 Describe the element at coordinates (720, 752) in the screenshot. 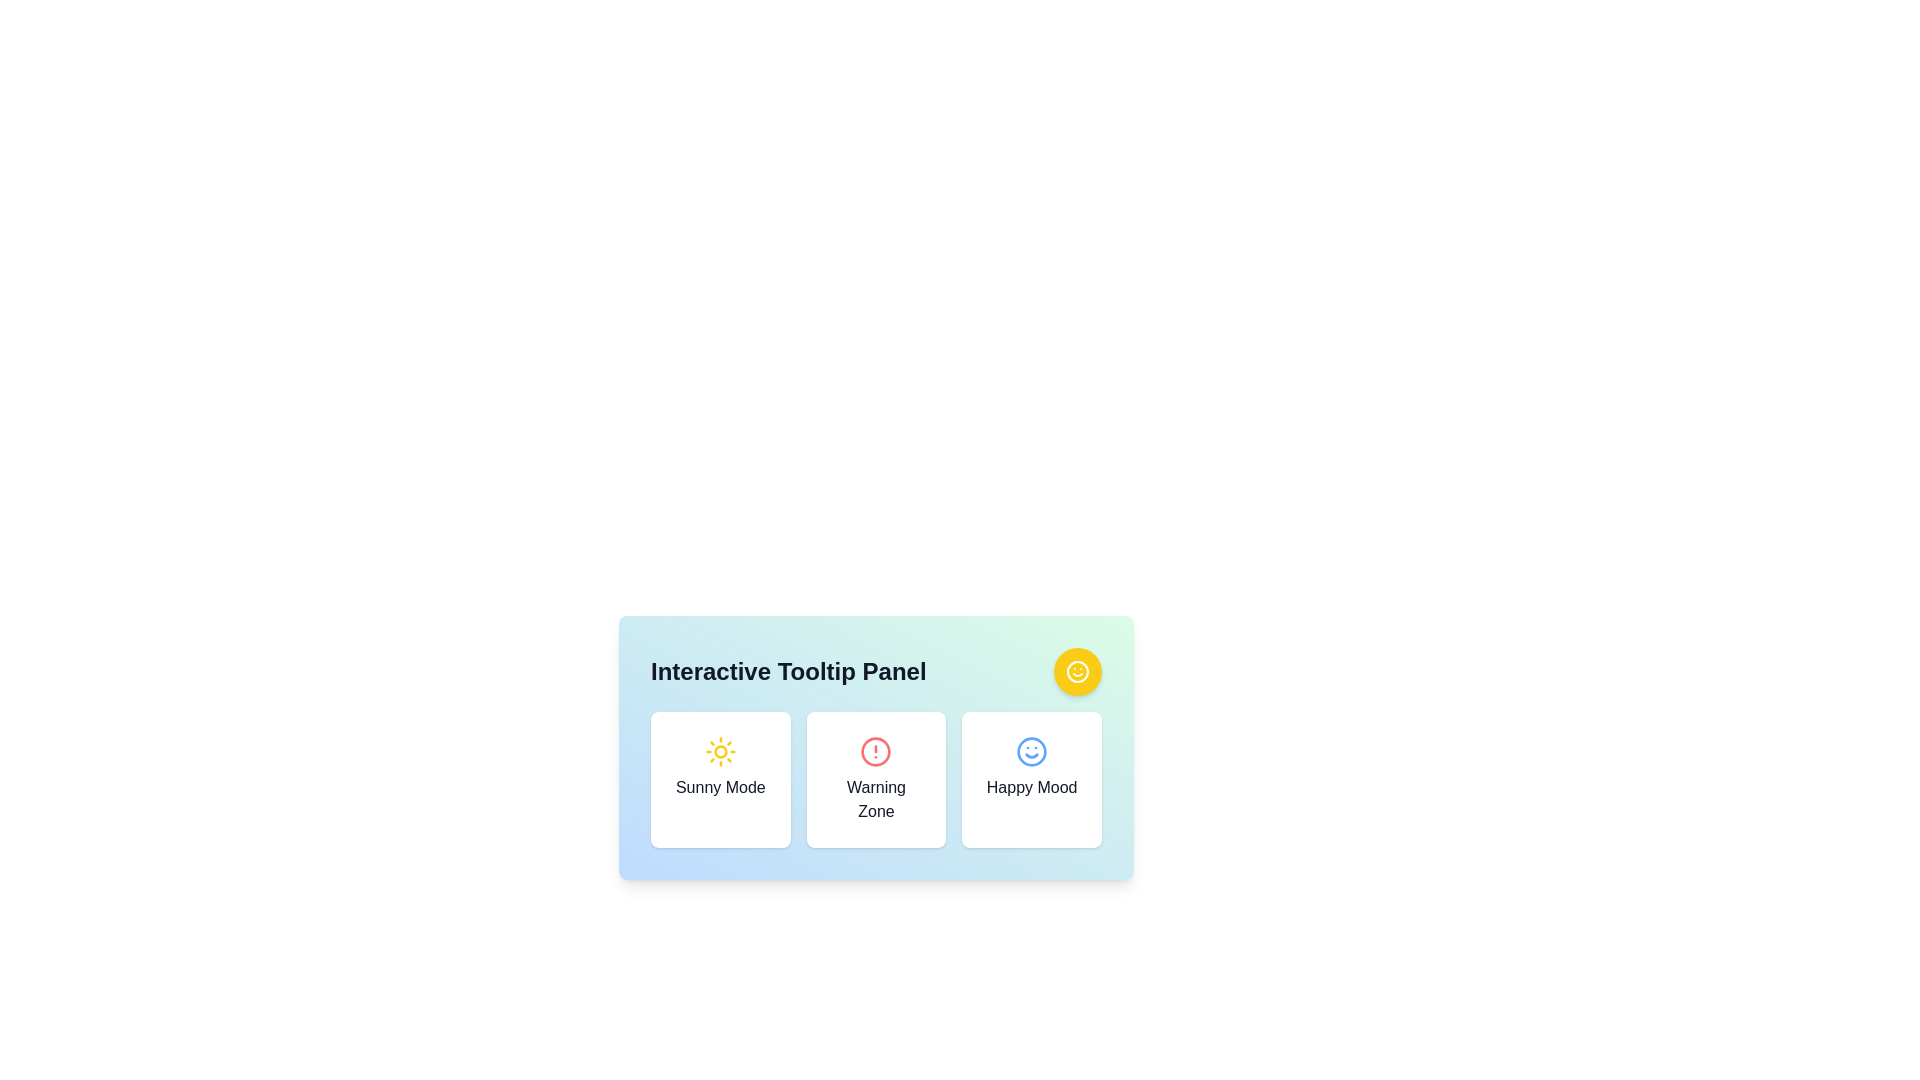

I see `the sun icon located at the top-center area of the card titled 'Sunny Mode', which is visually styled with a circular center and radiating lines in bright yellow` at that location.